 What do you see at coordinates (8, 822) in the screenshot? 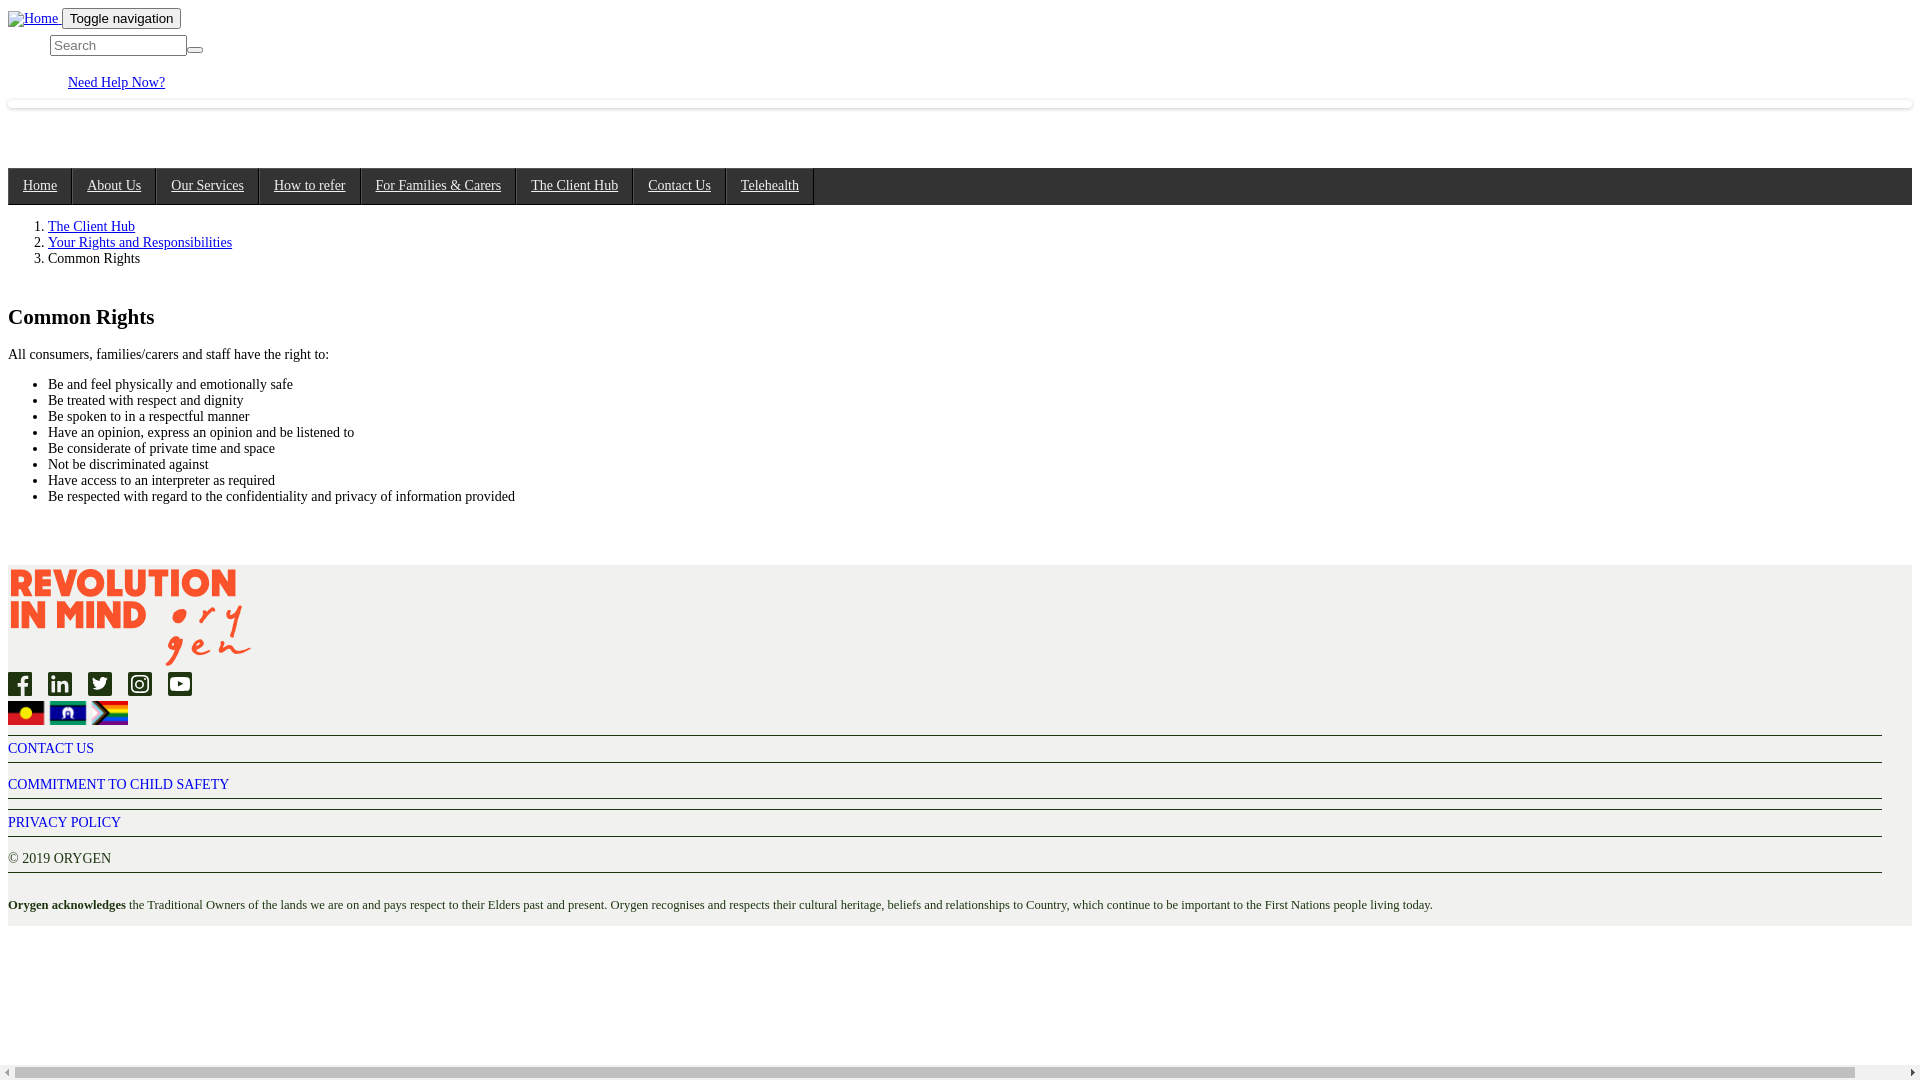
I see `'PRIVACY POLICY'` at bounding box center [8, 822].